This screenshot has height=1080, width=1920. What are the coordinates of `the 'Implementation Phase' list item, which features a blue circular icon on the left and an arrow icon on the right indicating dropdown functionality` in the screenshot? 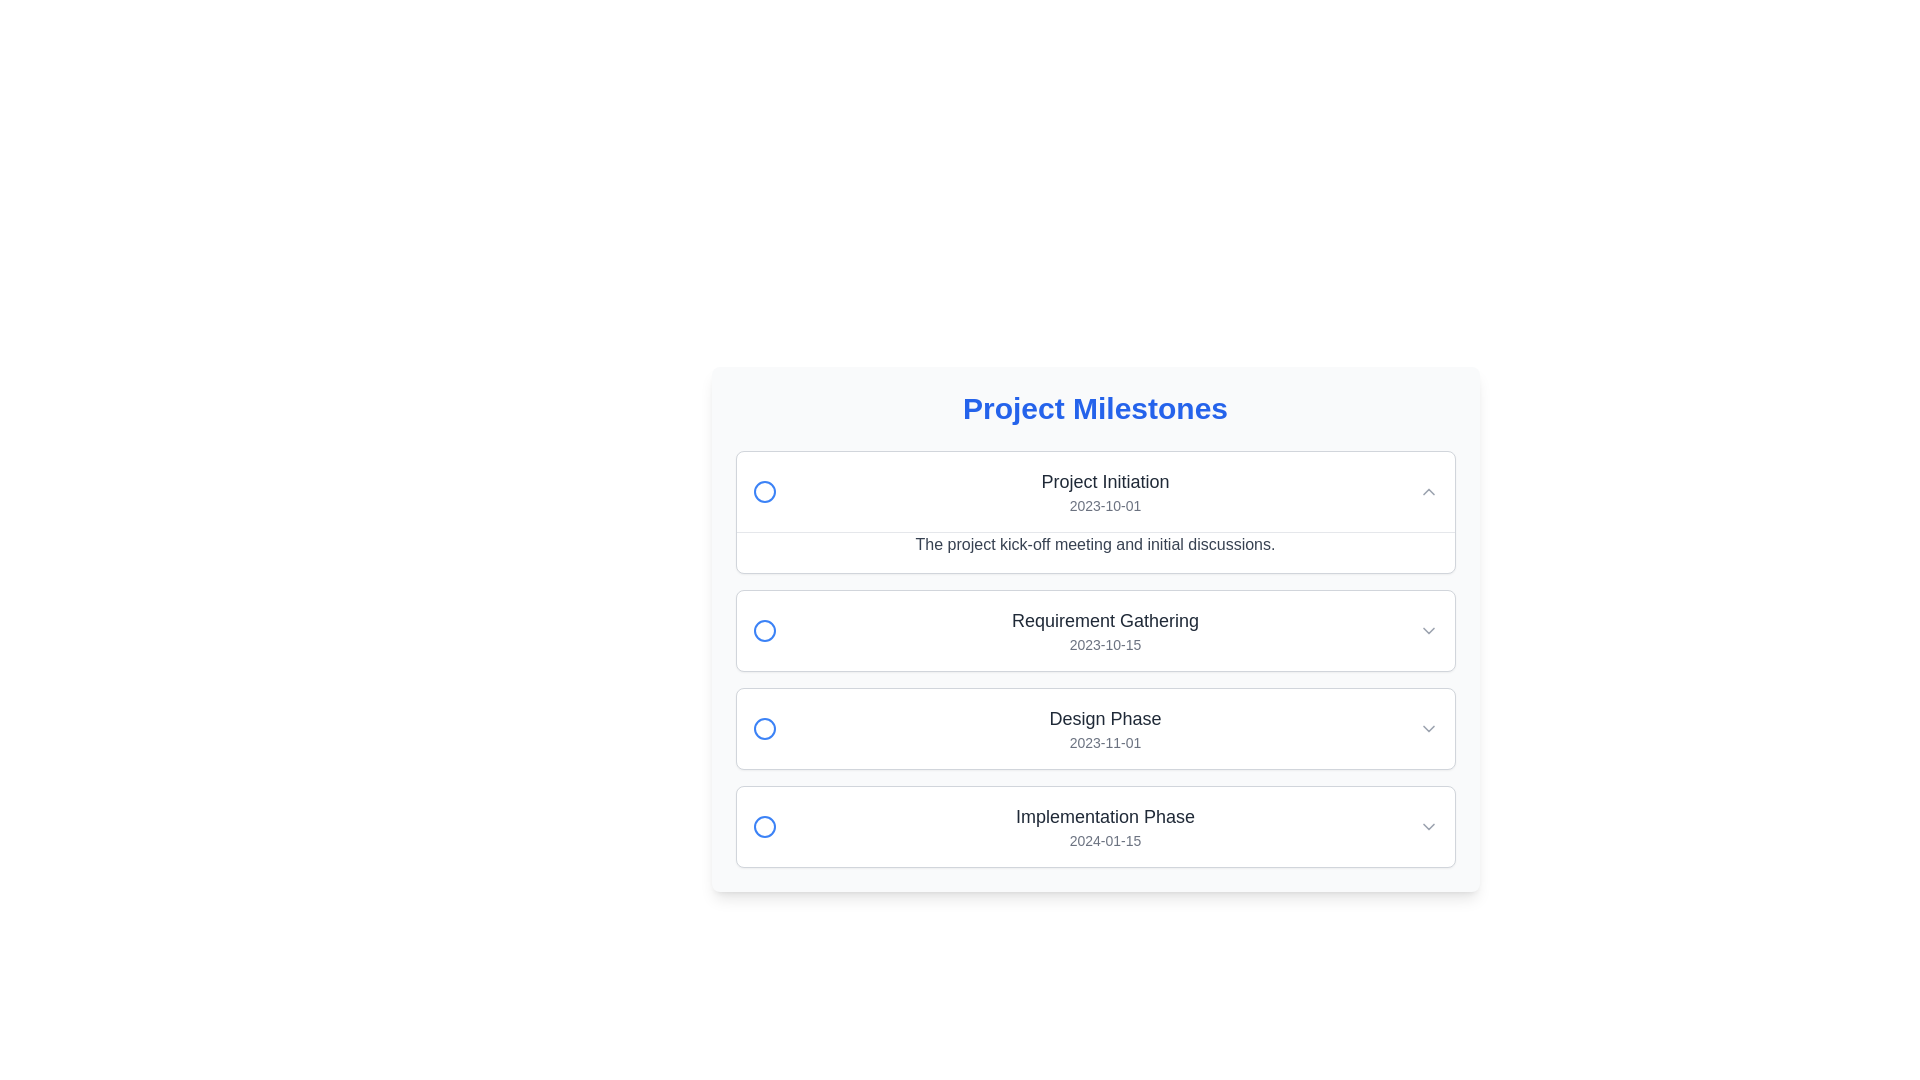 It's located at (1094, 826).